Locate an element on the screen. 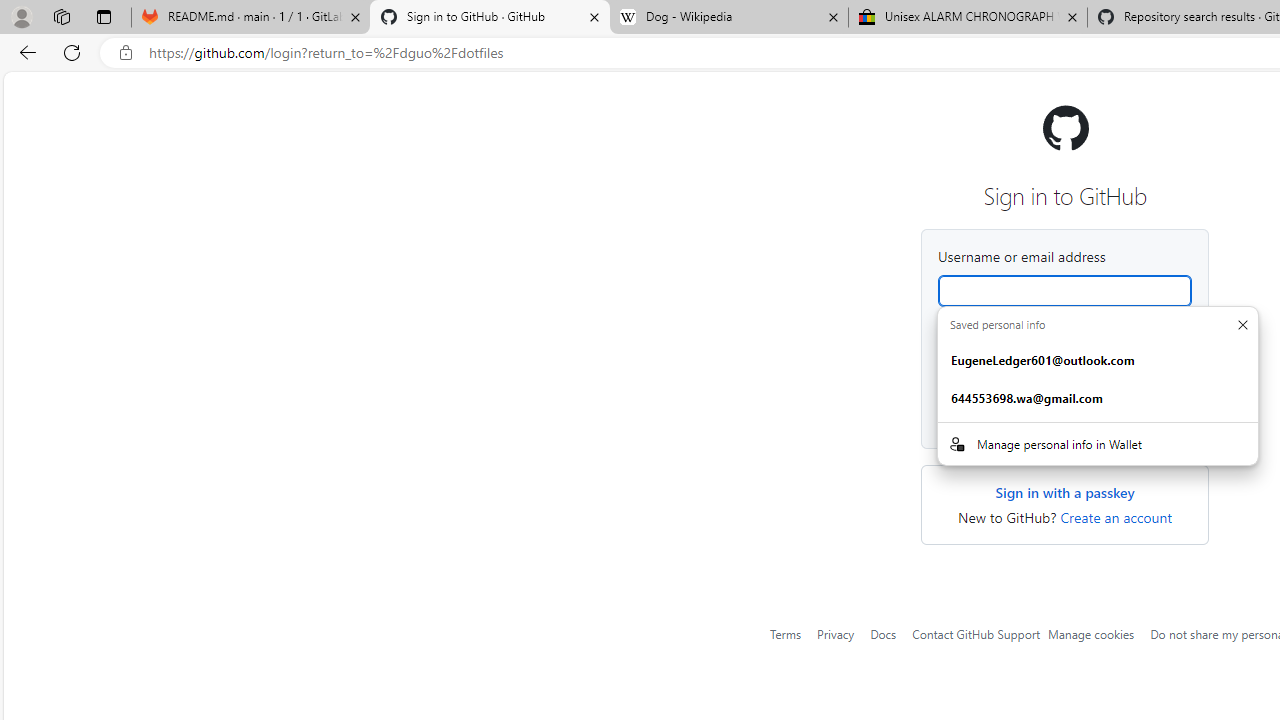  'Username or email address' is located at coordinates (1063, 290).